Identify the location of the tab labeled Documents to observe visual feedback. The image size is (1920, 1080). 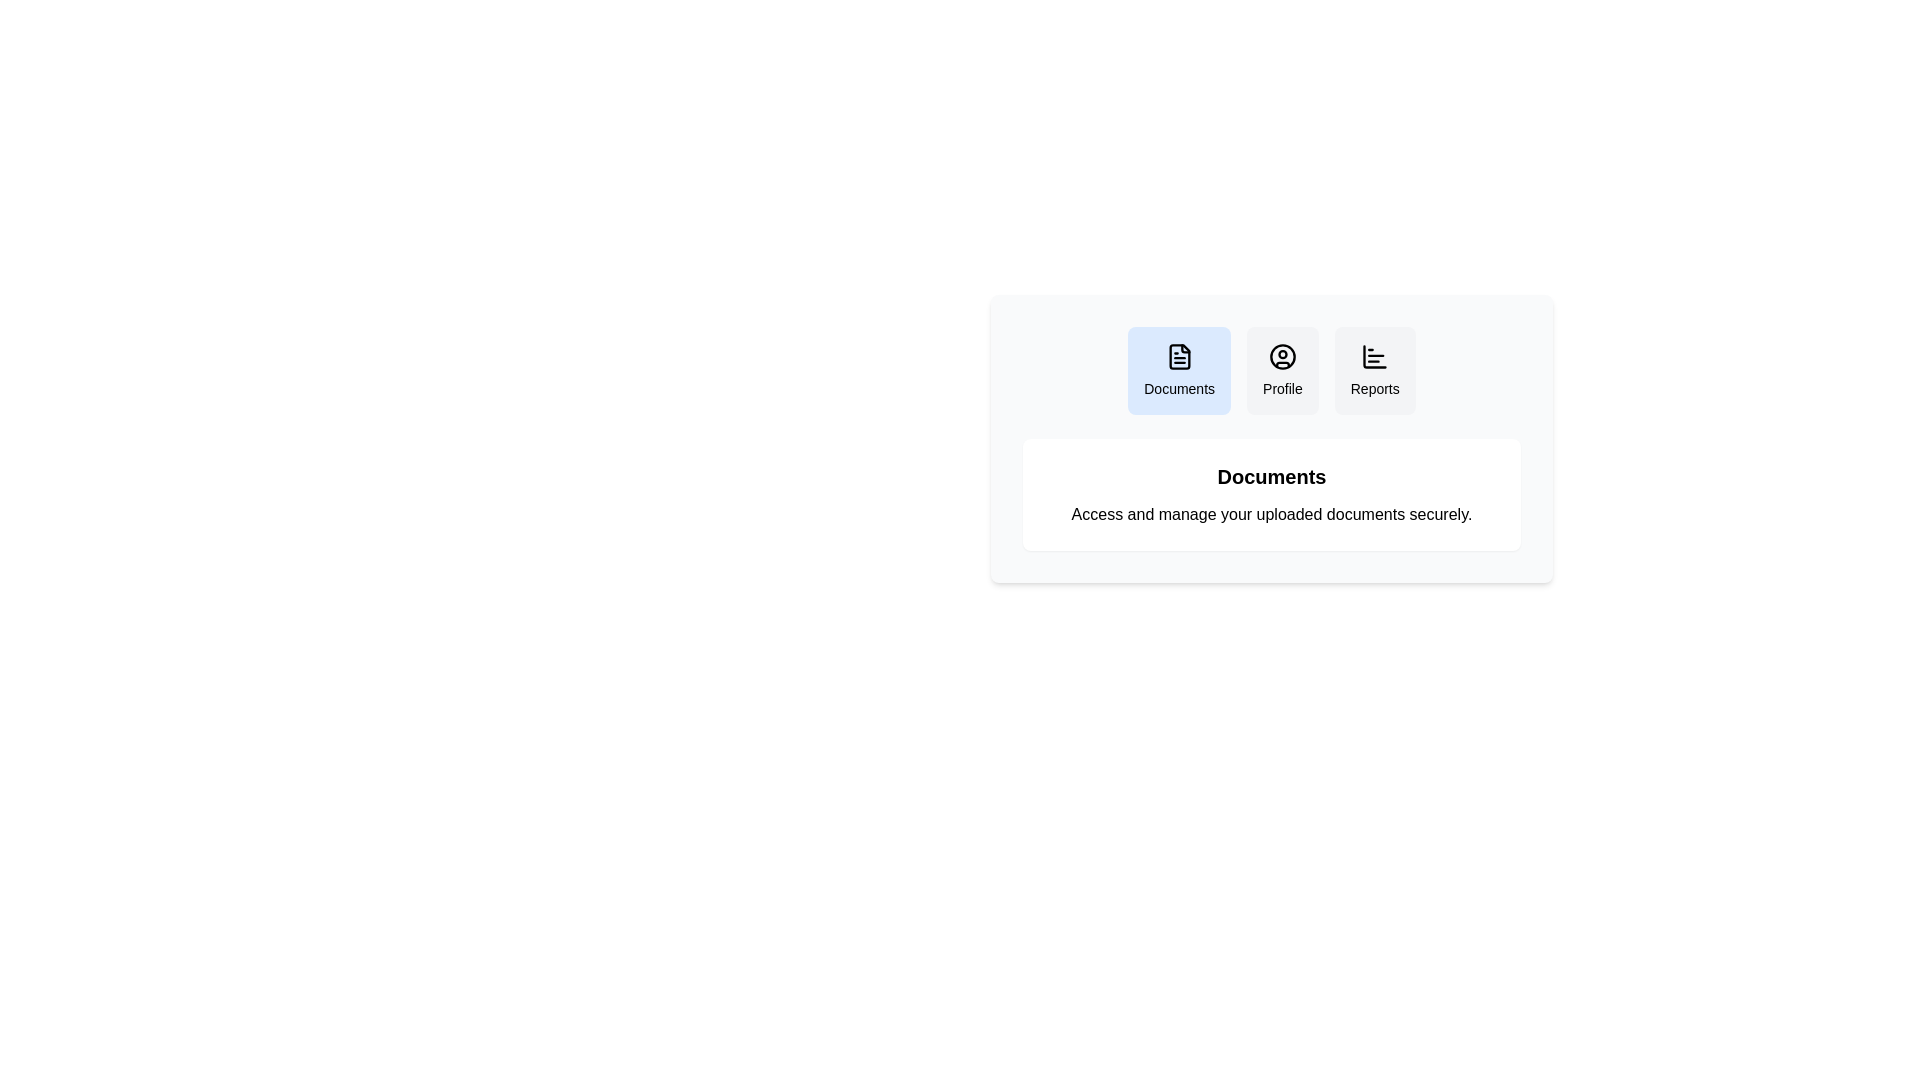
(1179, 370).